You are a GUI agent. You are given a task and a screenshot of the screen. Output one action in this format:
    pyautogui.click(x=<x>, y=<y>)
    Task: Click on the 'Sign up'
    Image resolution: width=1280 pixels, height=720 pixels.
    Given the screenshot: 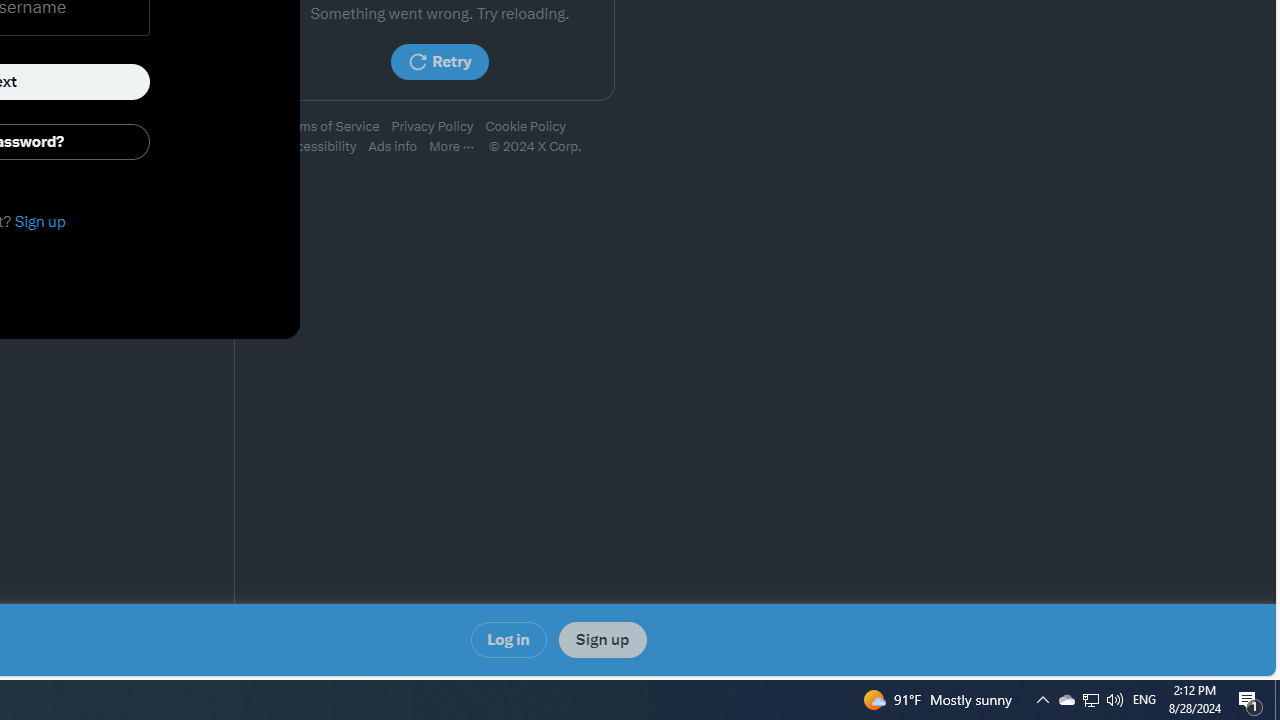 What is the action you would take?
    pyautogui.click(x=601, y=640)
    